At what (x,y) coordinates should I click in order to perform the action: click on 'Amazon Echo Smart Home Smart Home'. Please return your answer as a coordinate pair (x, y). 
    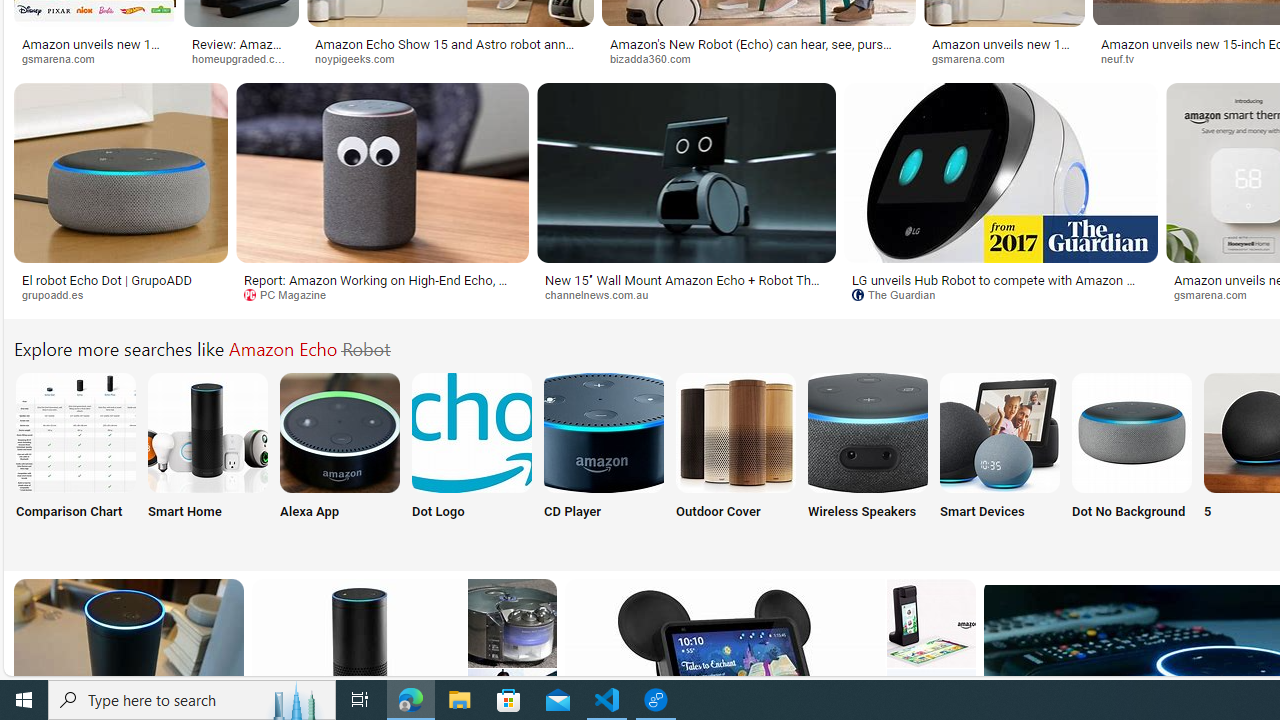
    Looking at the image, I should click on (208, 458).